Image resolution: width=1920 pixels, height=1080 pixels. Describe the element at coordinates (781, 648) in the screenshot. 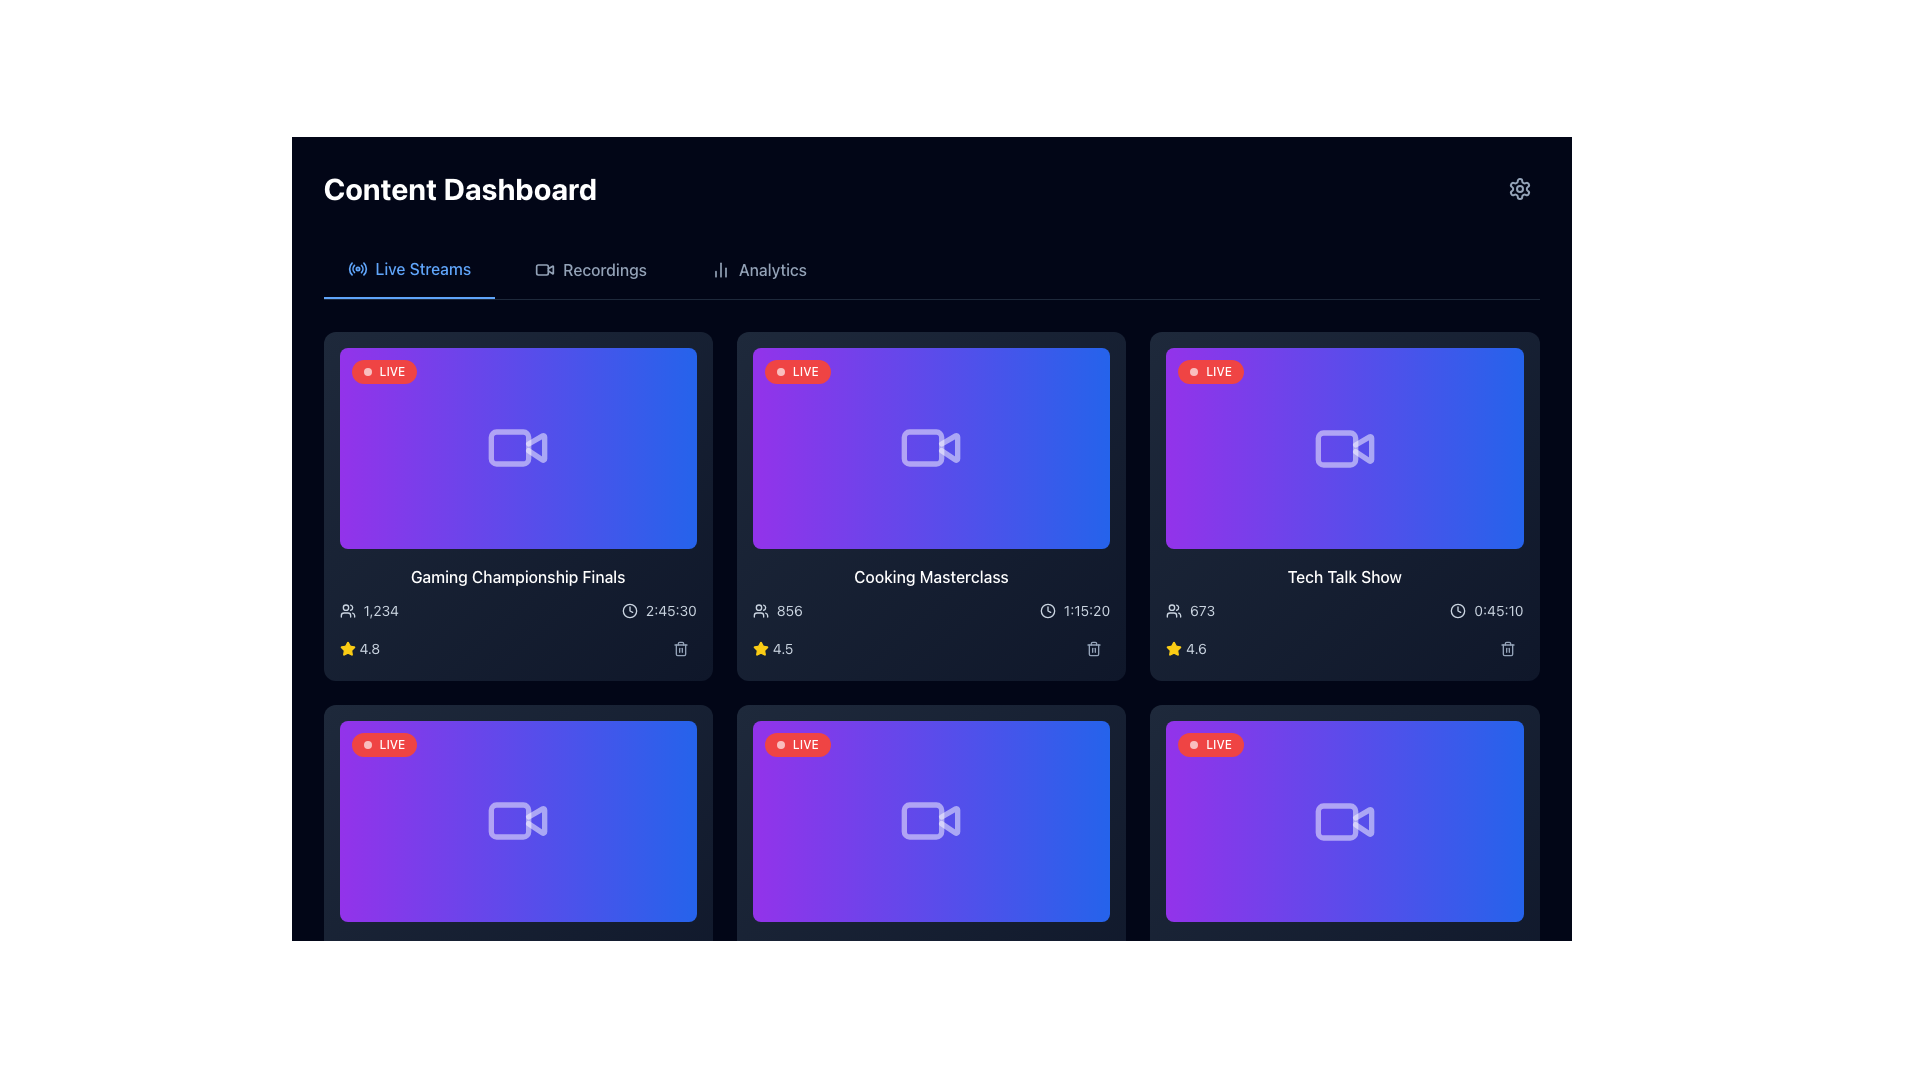

I see `displayed rating value from the text label located in the second grid item of the 'Cooking Masterclass' card, to the right of the yellow star icon` at that location.